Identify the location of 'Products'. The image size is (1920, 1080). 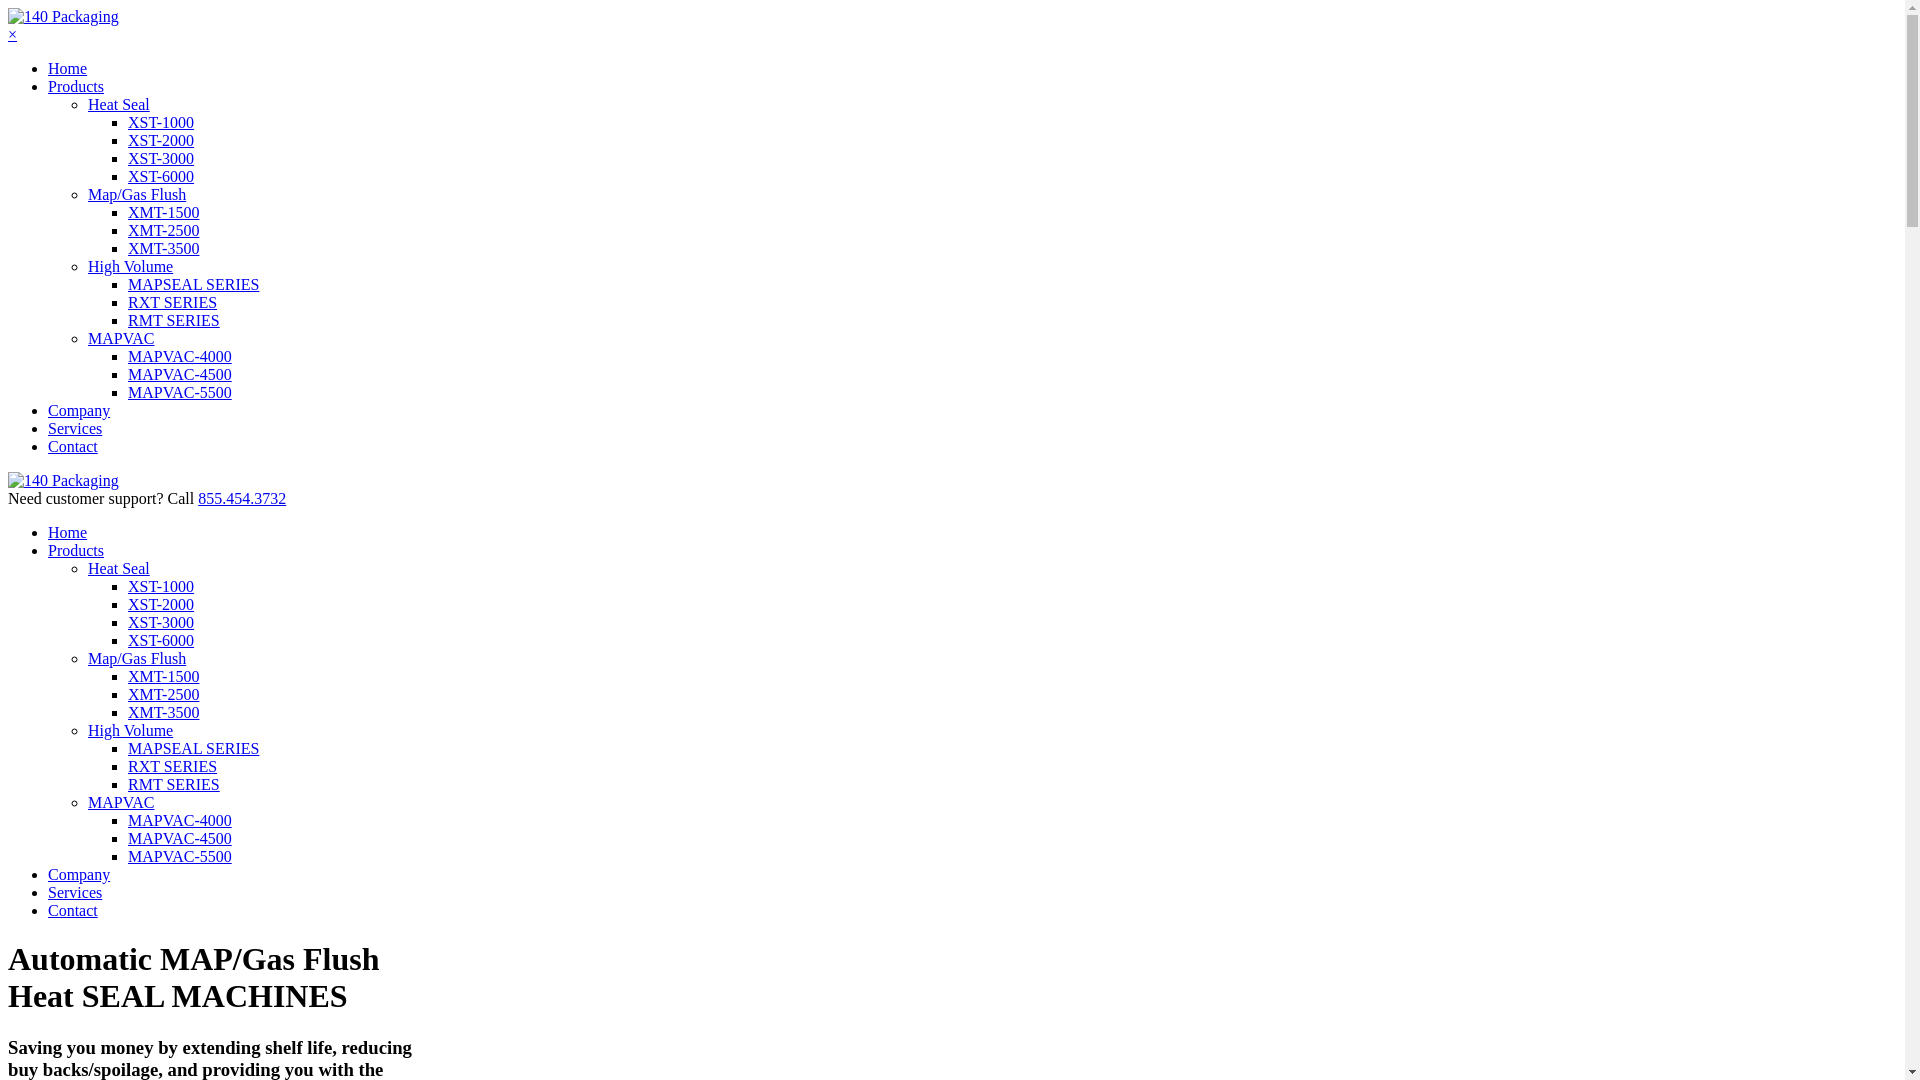
(76, 85).